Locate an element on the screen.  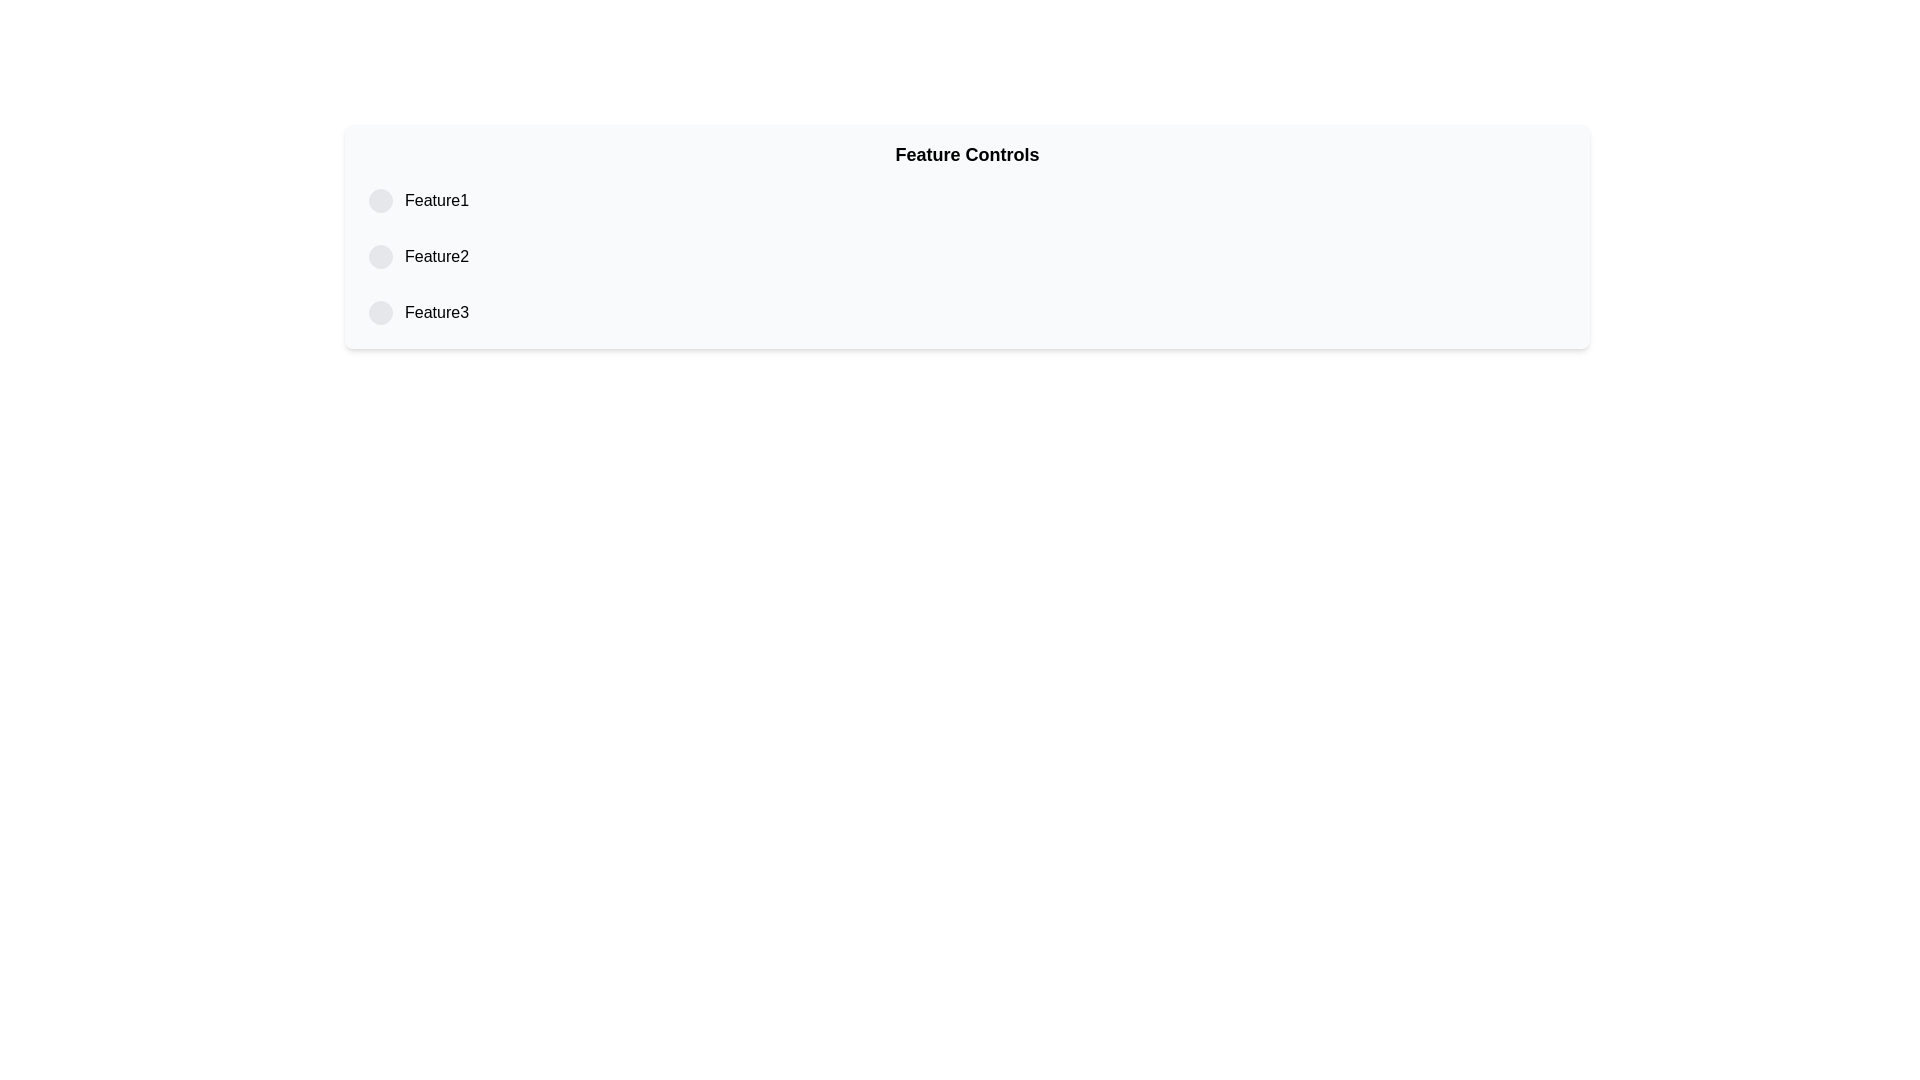
the radio button associated with the option 'Feature1' is located at coordinates (380, 200).